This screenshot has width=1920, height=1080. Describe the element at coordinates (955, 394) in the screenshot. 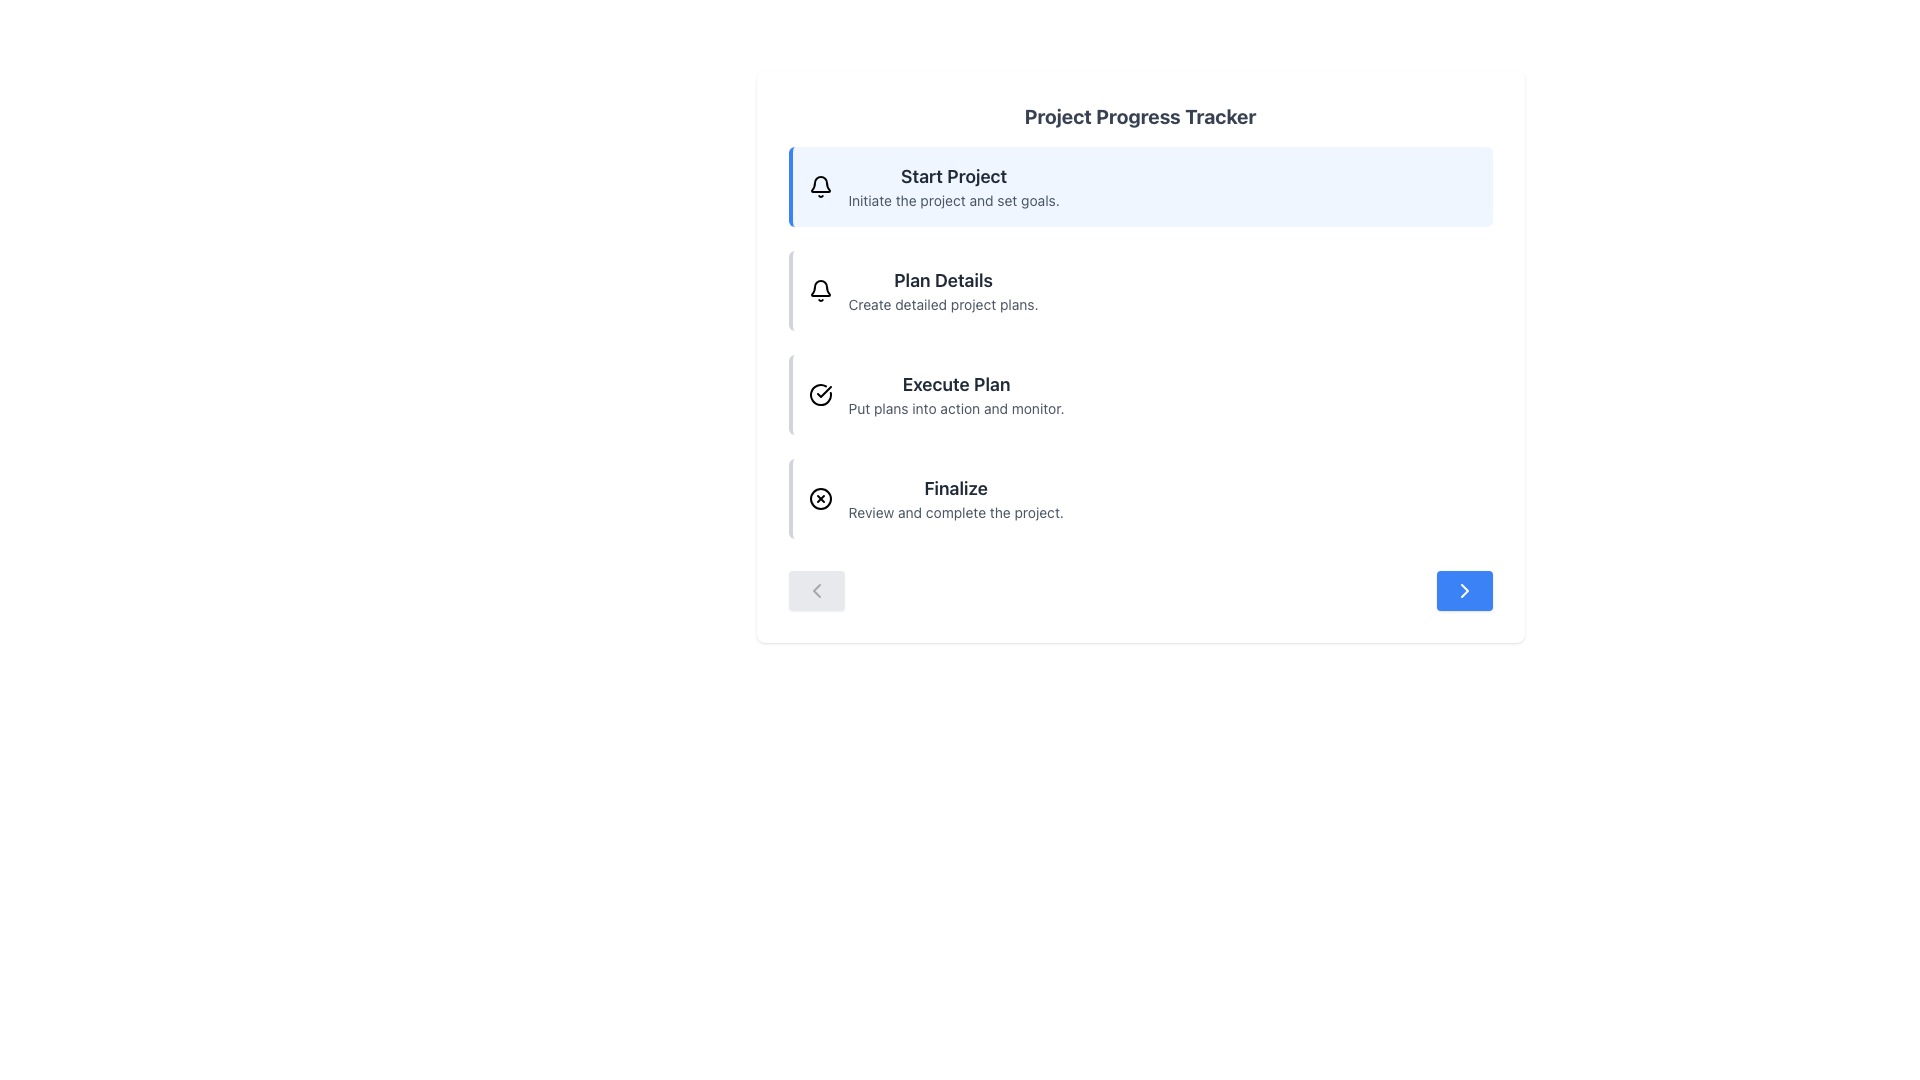

I see `the non-interactive Text Display labeled 'Execute Plan', which is the third item in a vertical list, positioned between 'Plan Details' and 'Finalize'` at that location.